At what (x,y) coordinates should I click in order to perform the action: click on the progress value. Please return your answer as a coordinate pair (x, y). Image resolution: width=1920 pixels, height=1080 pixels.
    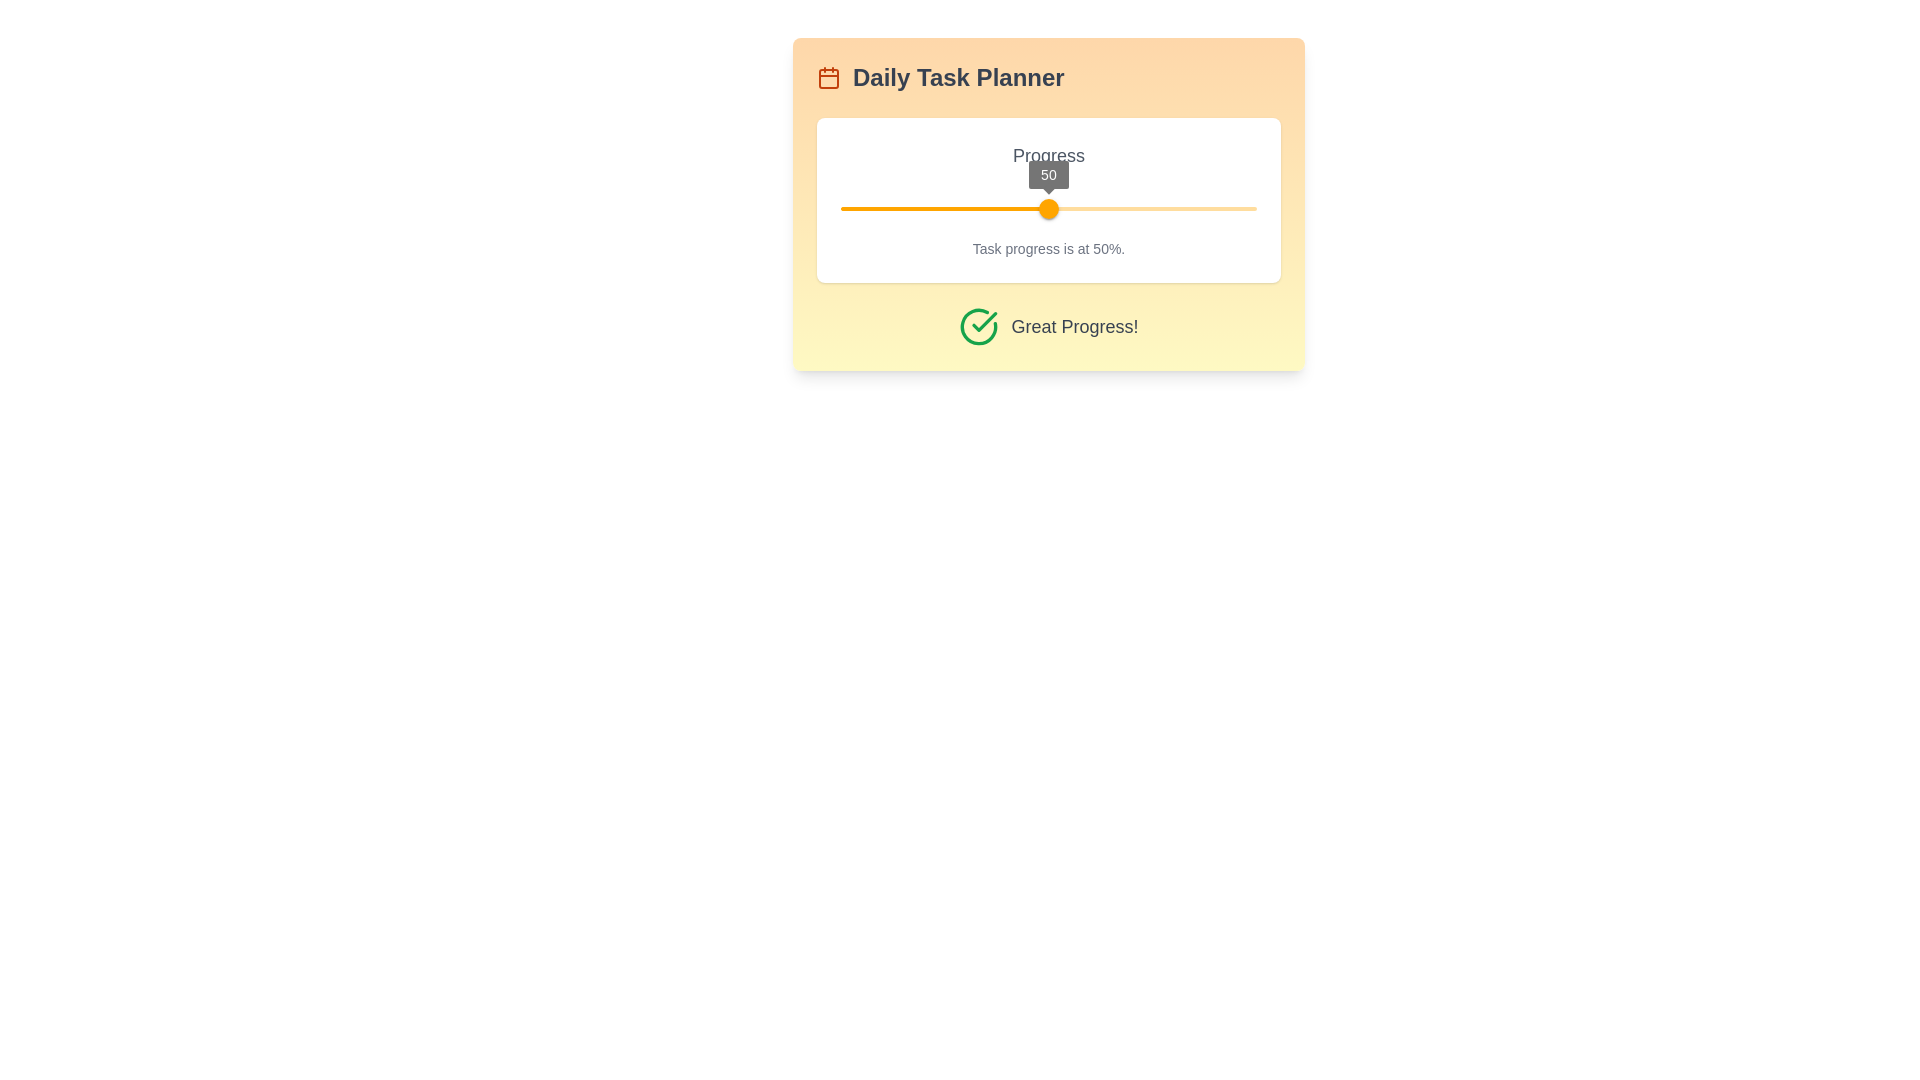
    Looking at the image, I should click on (1218, 208).